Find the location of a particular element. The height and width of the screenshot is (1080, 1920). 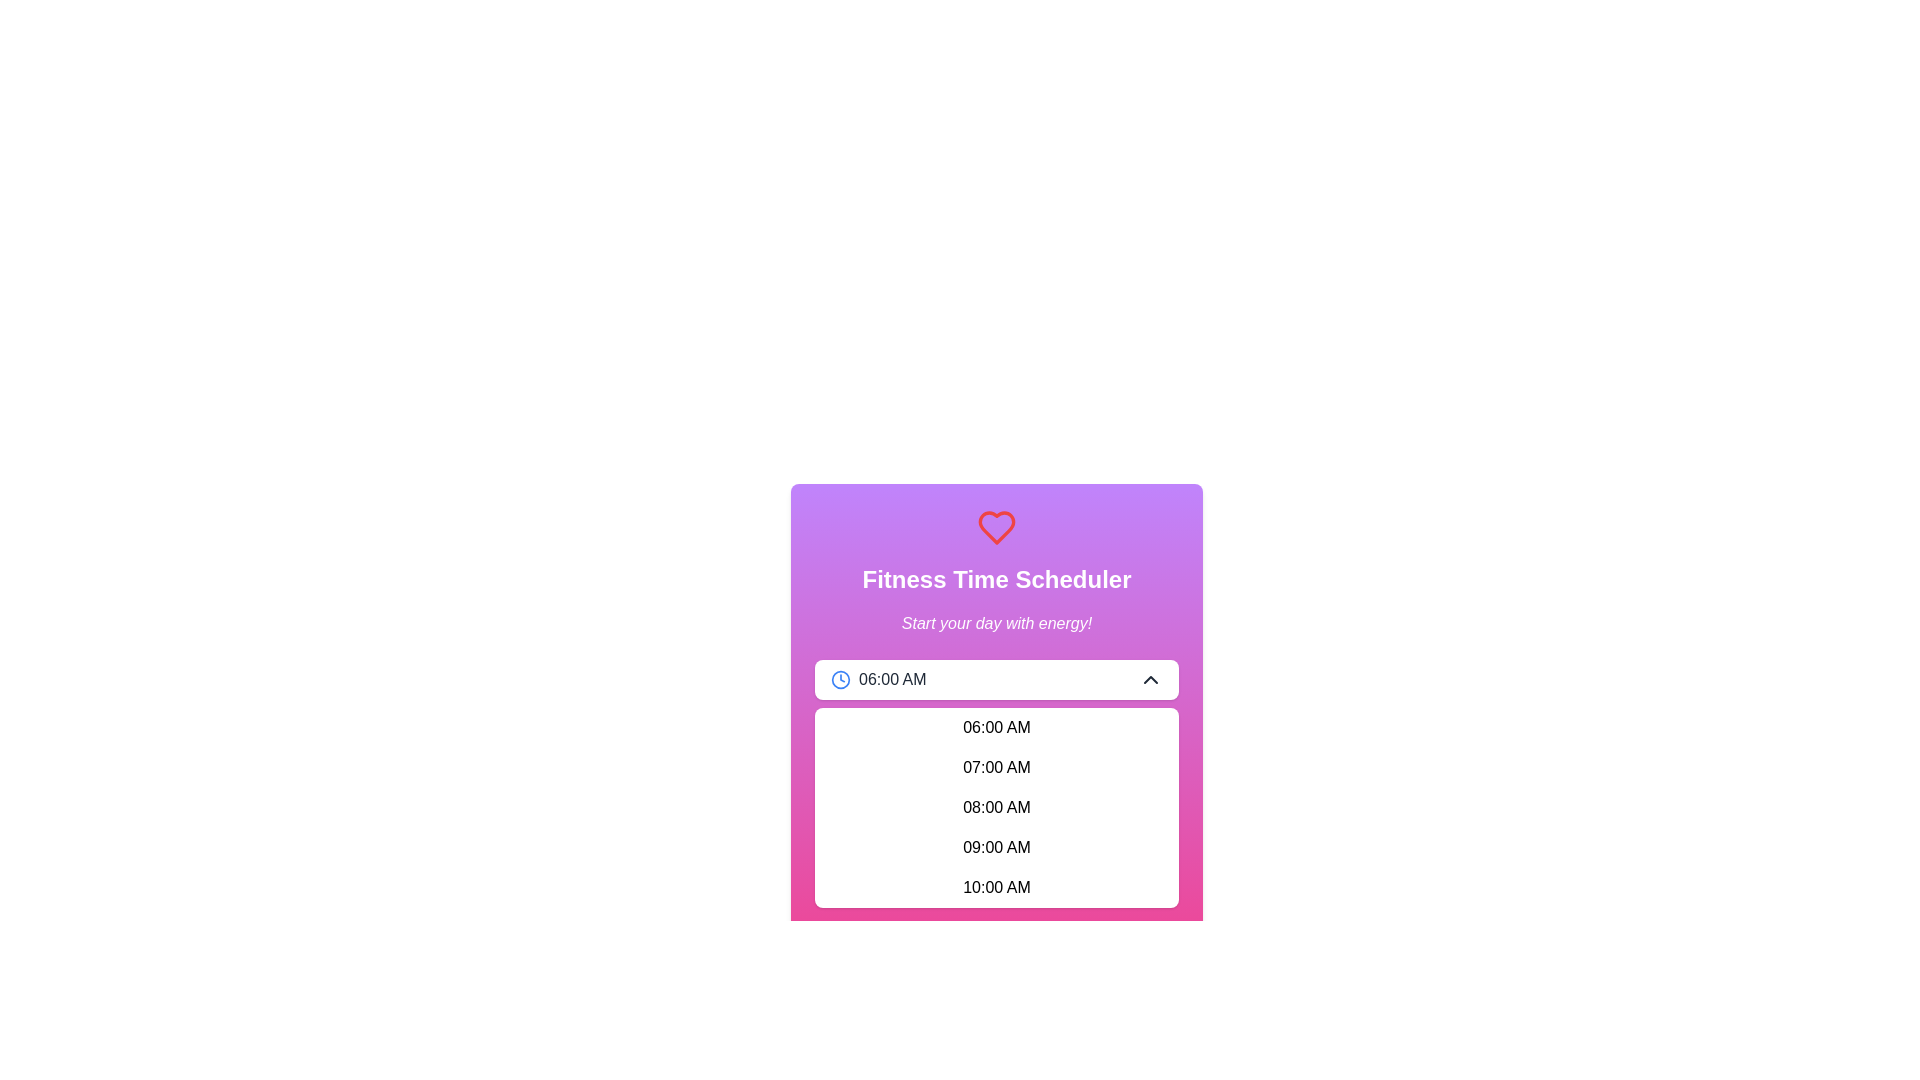

the list item displaying the time '08:00 AM', which is the third item in the dropdown list of time options is located at coordinates (997, 806).